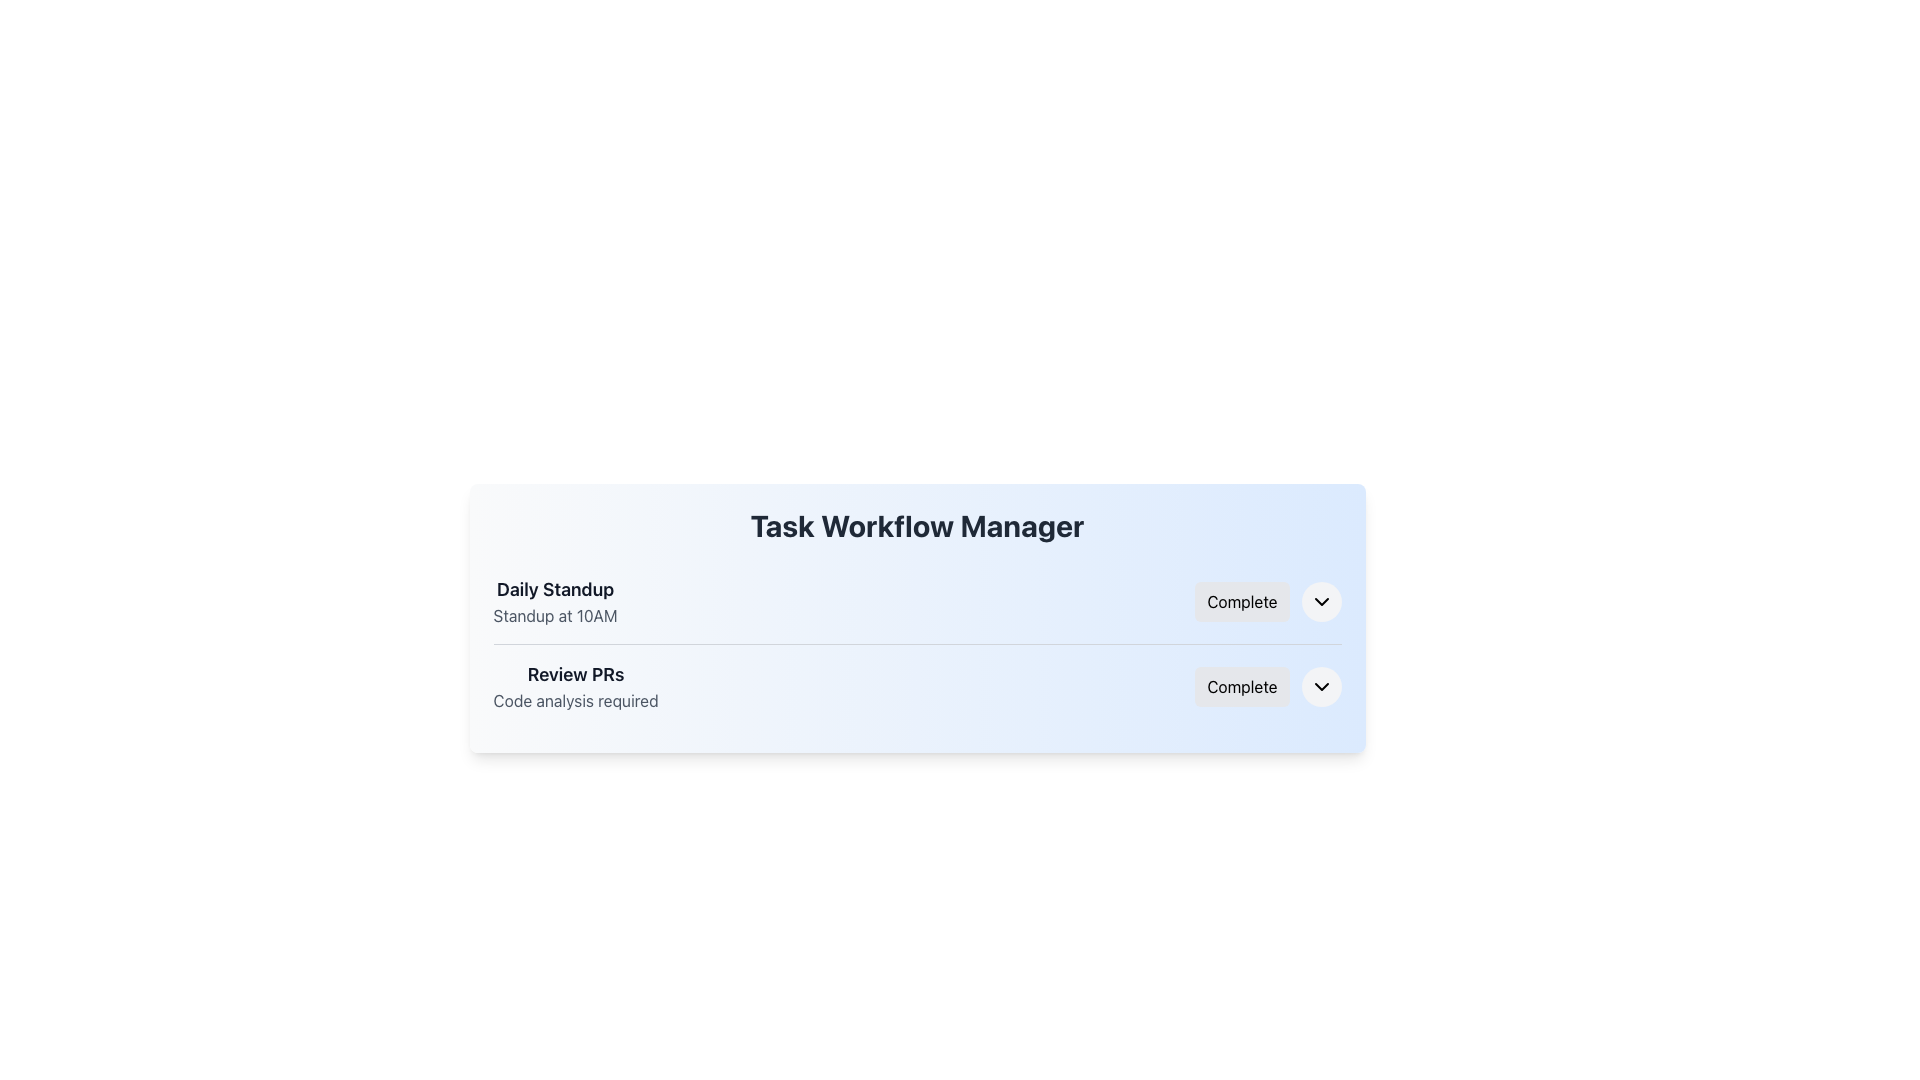  Describe the element at coordinates (575, 700) in the screenshot. I see `the static text element that provides descriptive information about the task titled 'Review PRs', located below the header text within the task card` at that location.